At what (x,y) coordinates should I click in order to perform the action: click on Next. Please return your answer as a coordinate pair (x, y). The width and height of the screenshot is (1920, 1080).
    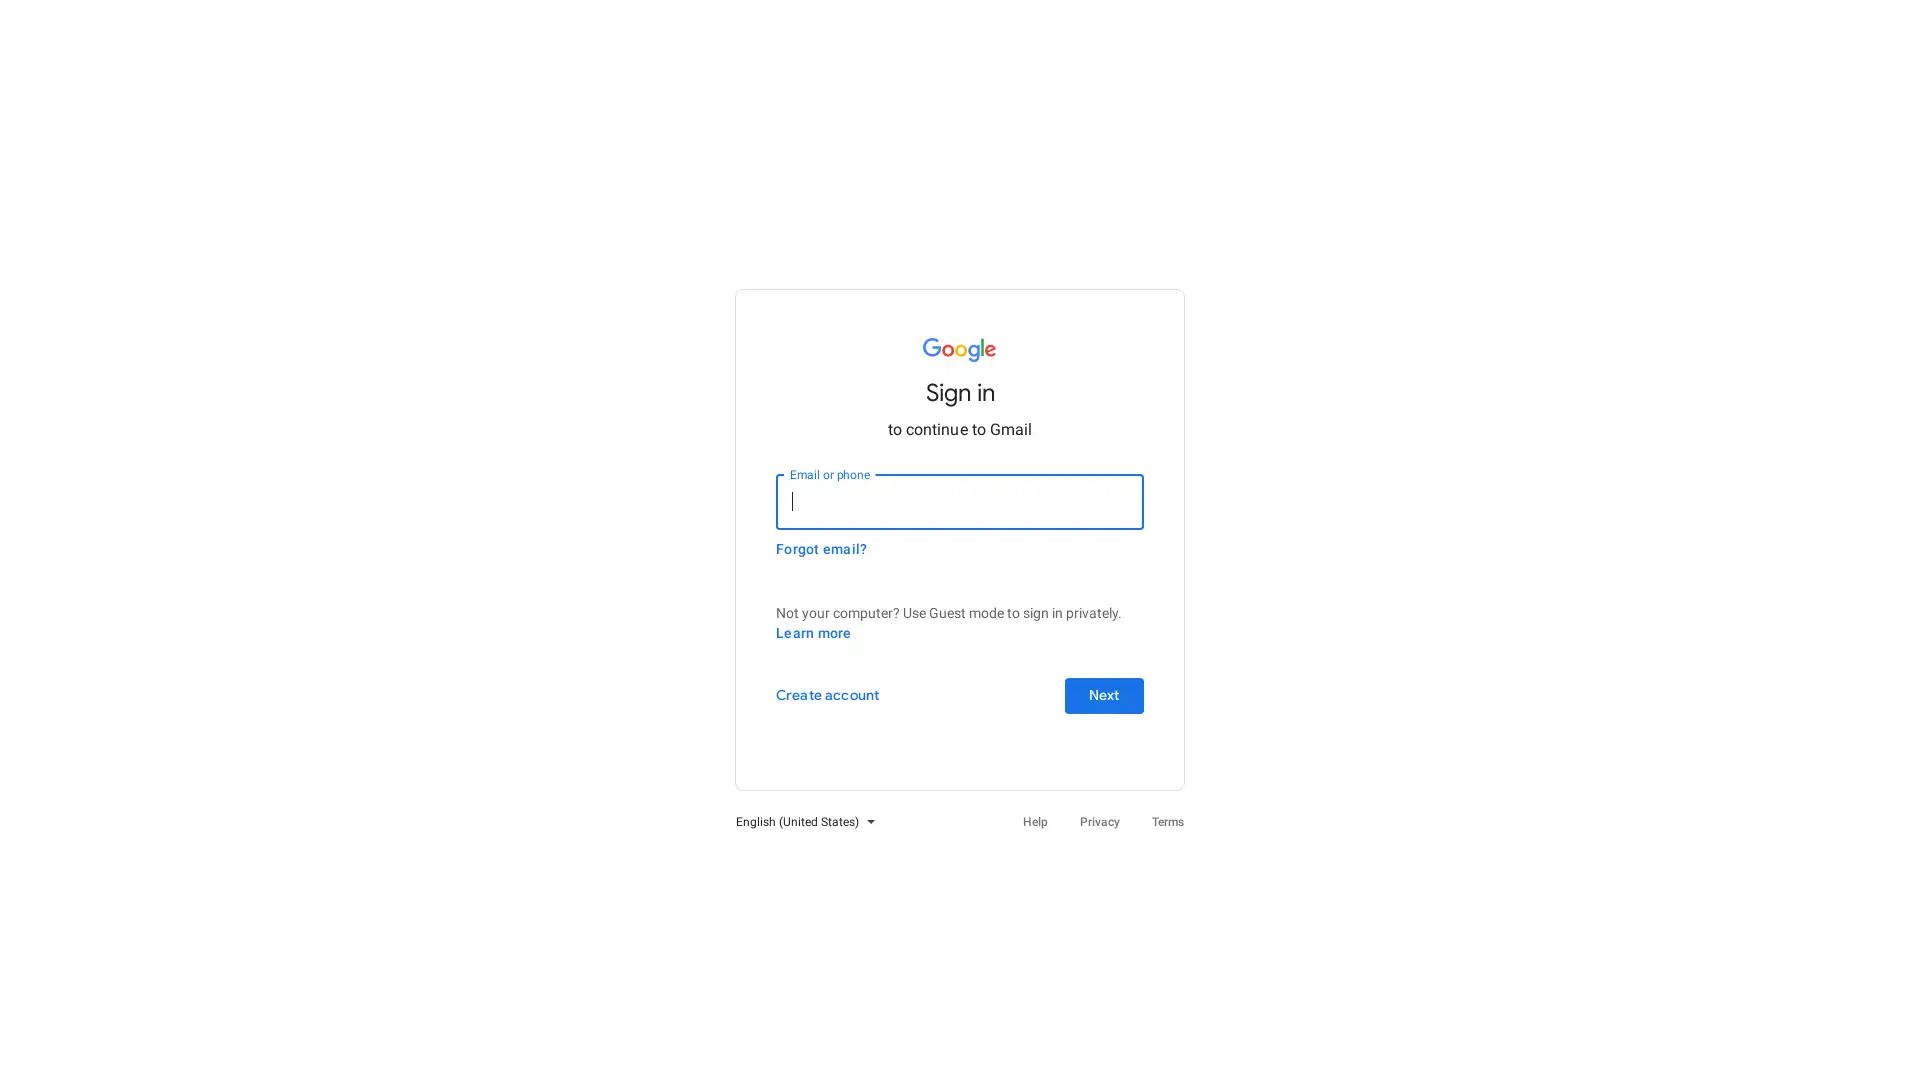
    Looking at the image, I should click on (1103, 693).